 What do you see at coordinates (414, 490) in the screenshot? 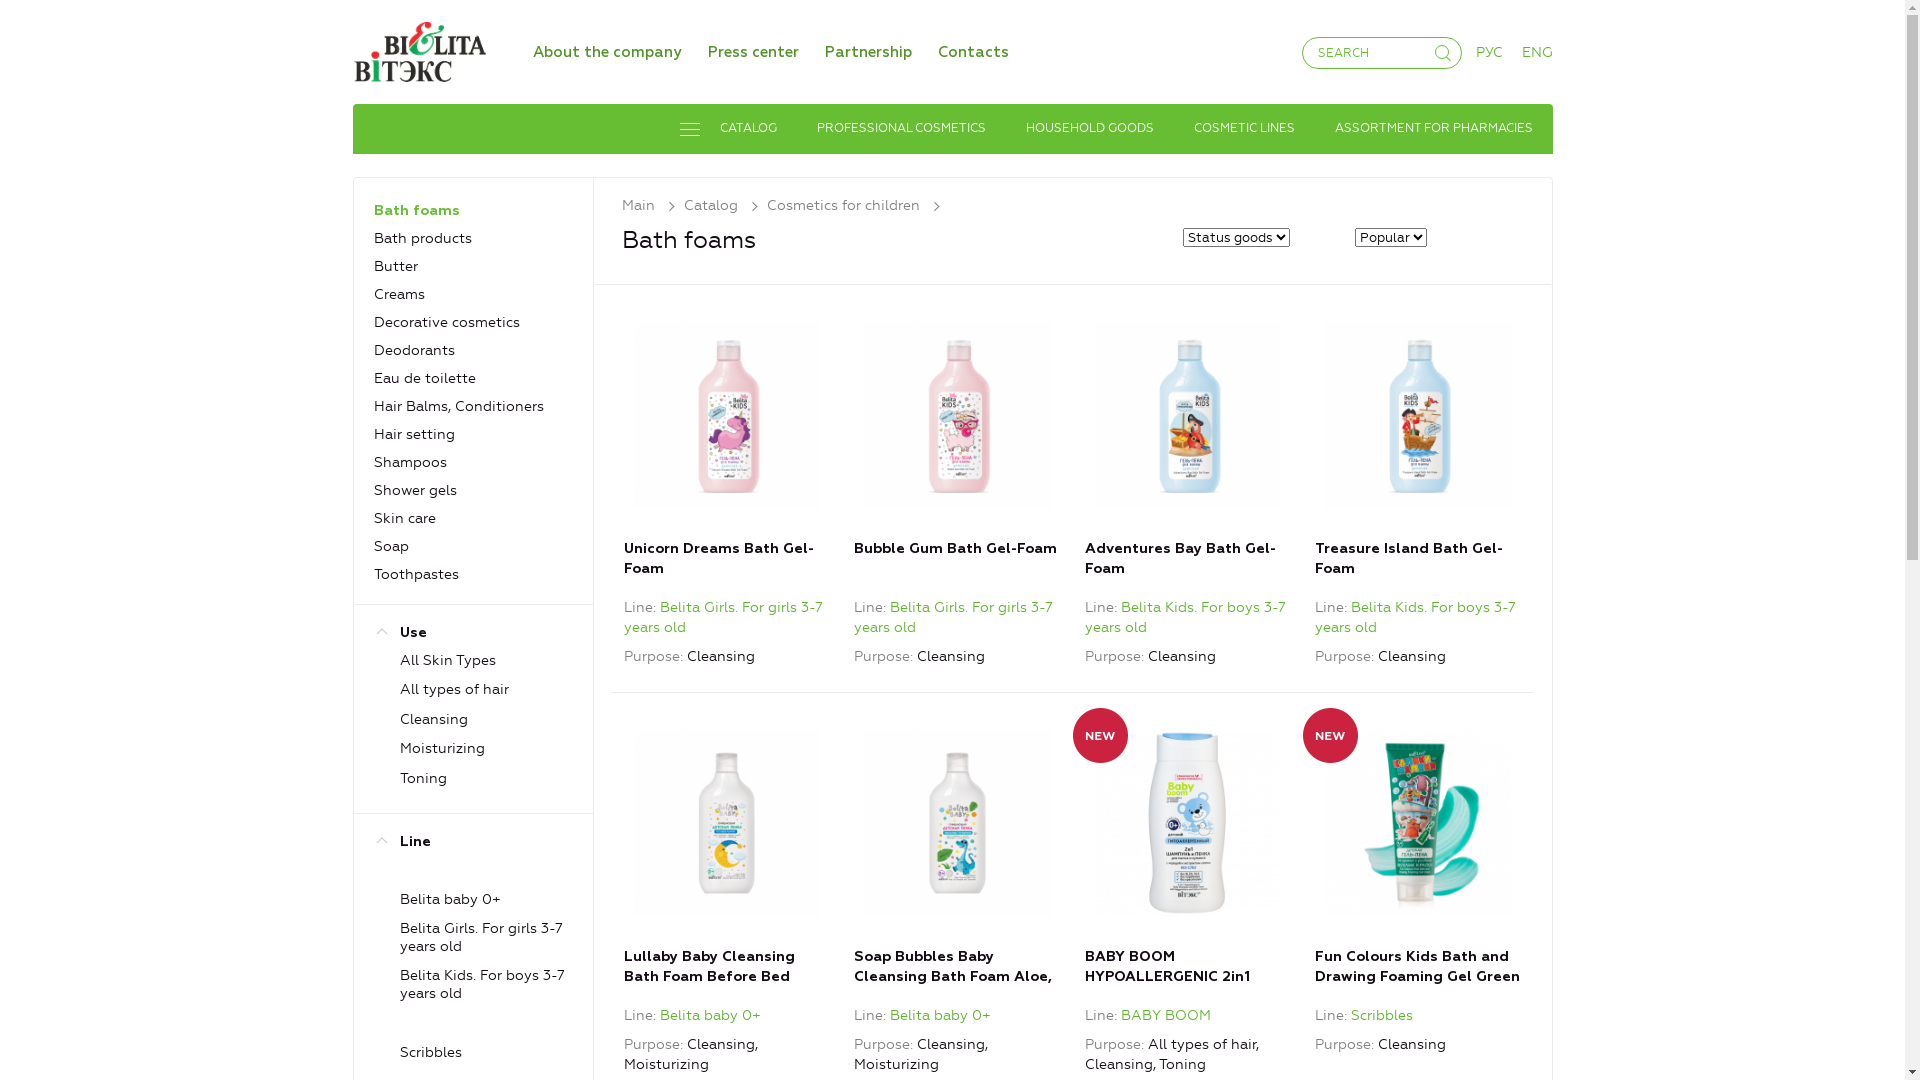
I see `'Shower gels'` at bounding box center [414, 490].